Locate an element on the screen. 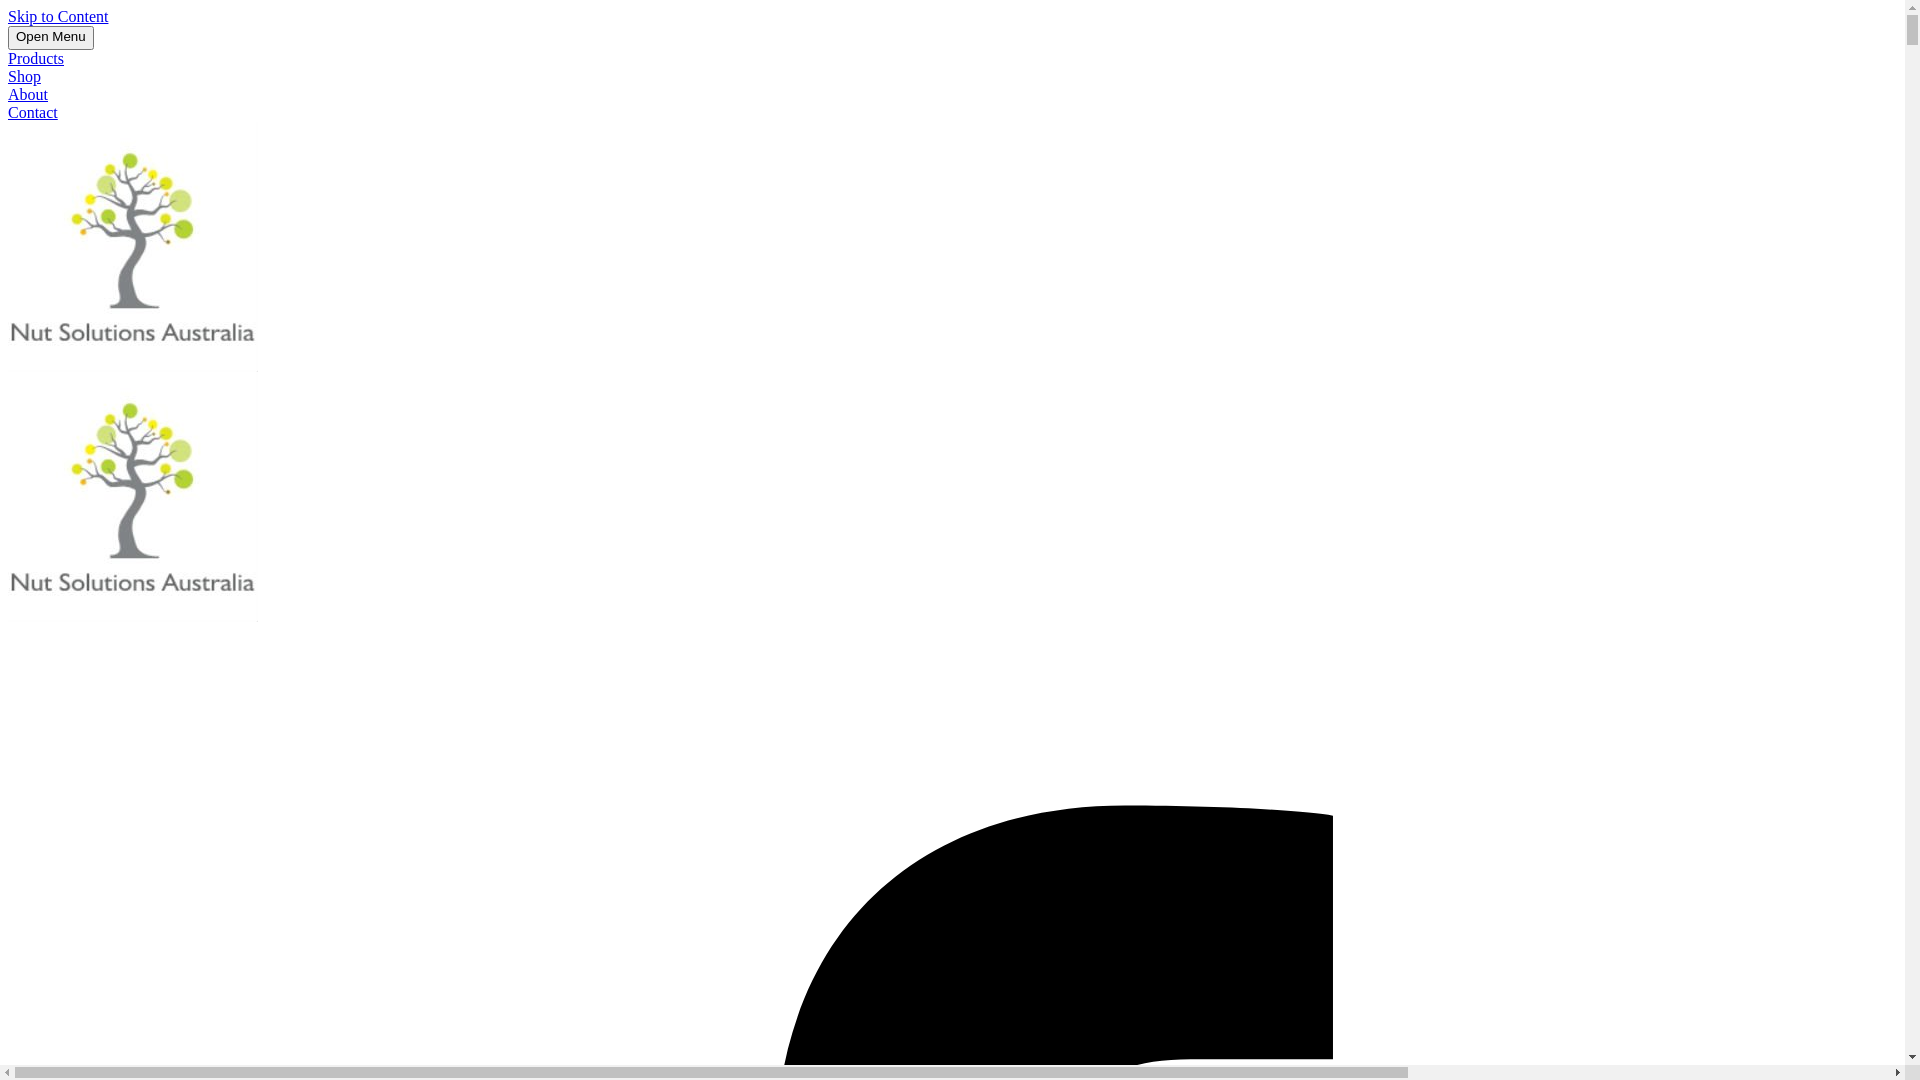 Image resolution: width=1920 pixels, height=1080 pixels. 'About' is located at coordinates (28, 94).